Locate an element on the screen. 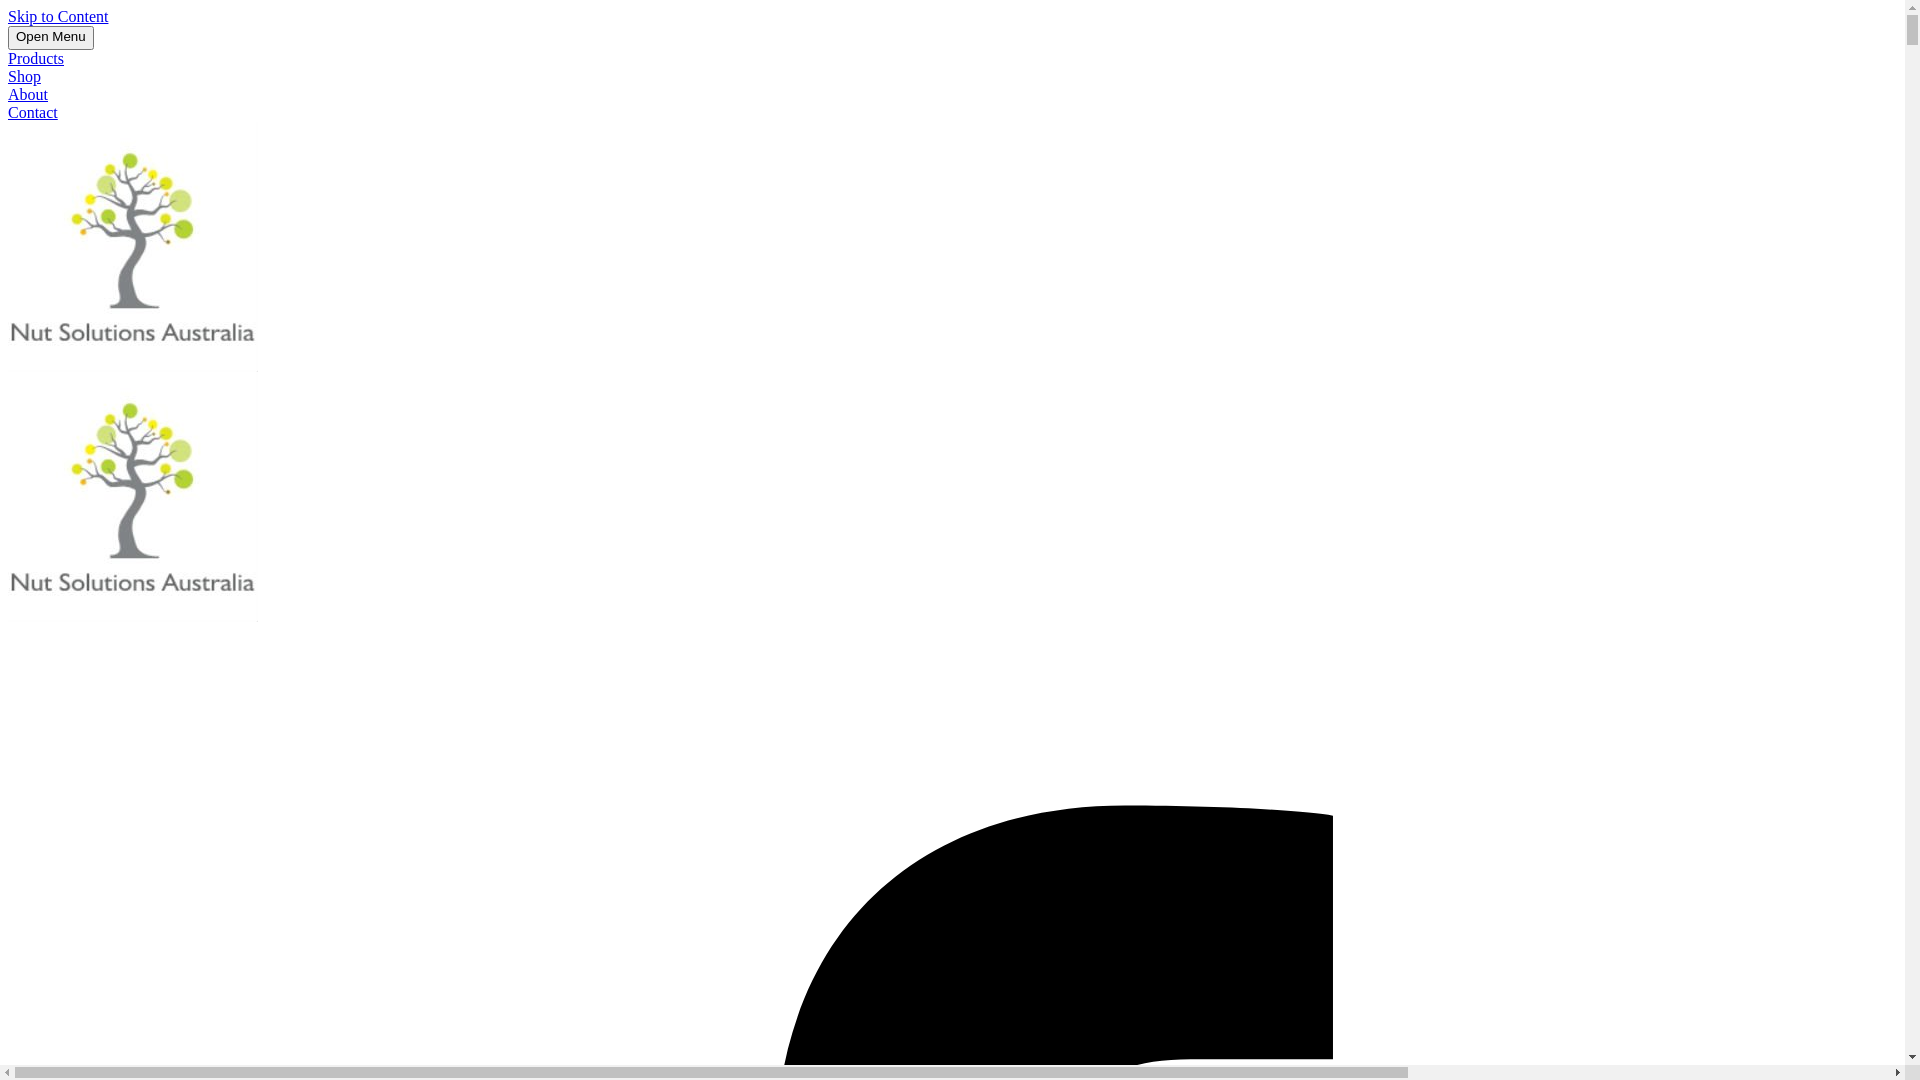 Image resolution: width=1920 pixels, height=1080 pixels. 'About' is located at coordinates (28, 94).